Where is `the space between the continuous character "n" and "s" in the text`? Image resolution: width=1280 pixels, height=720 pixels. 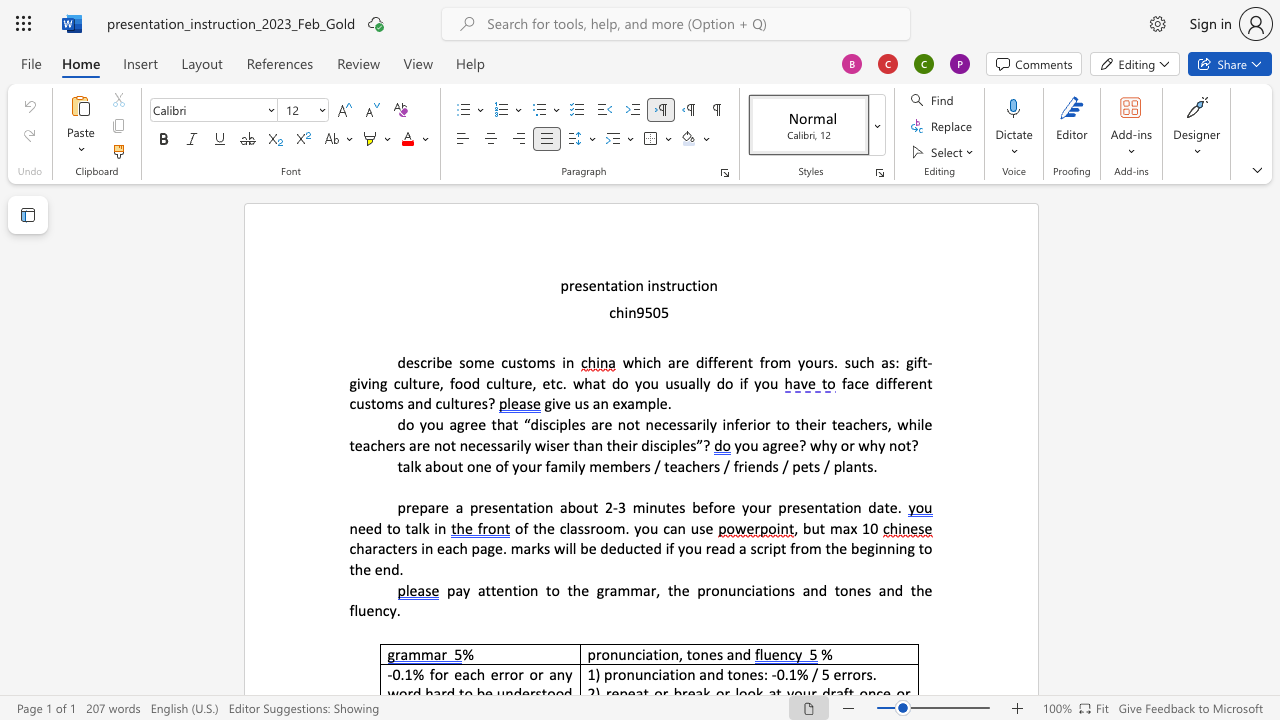 the space between the continuous character "n" and "s" in the text is located at coordinates (659, 285).